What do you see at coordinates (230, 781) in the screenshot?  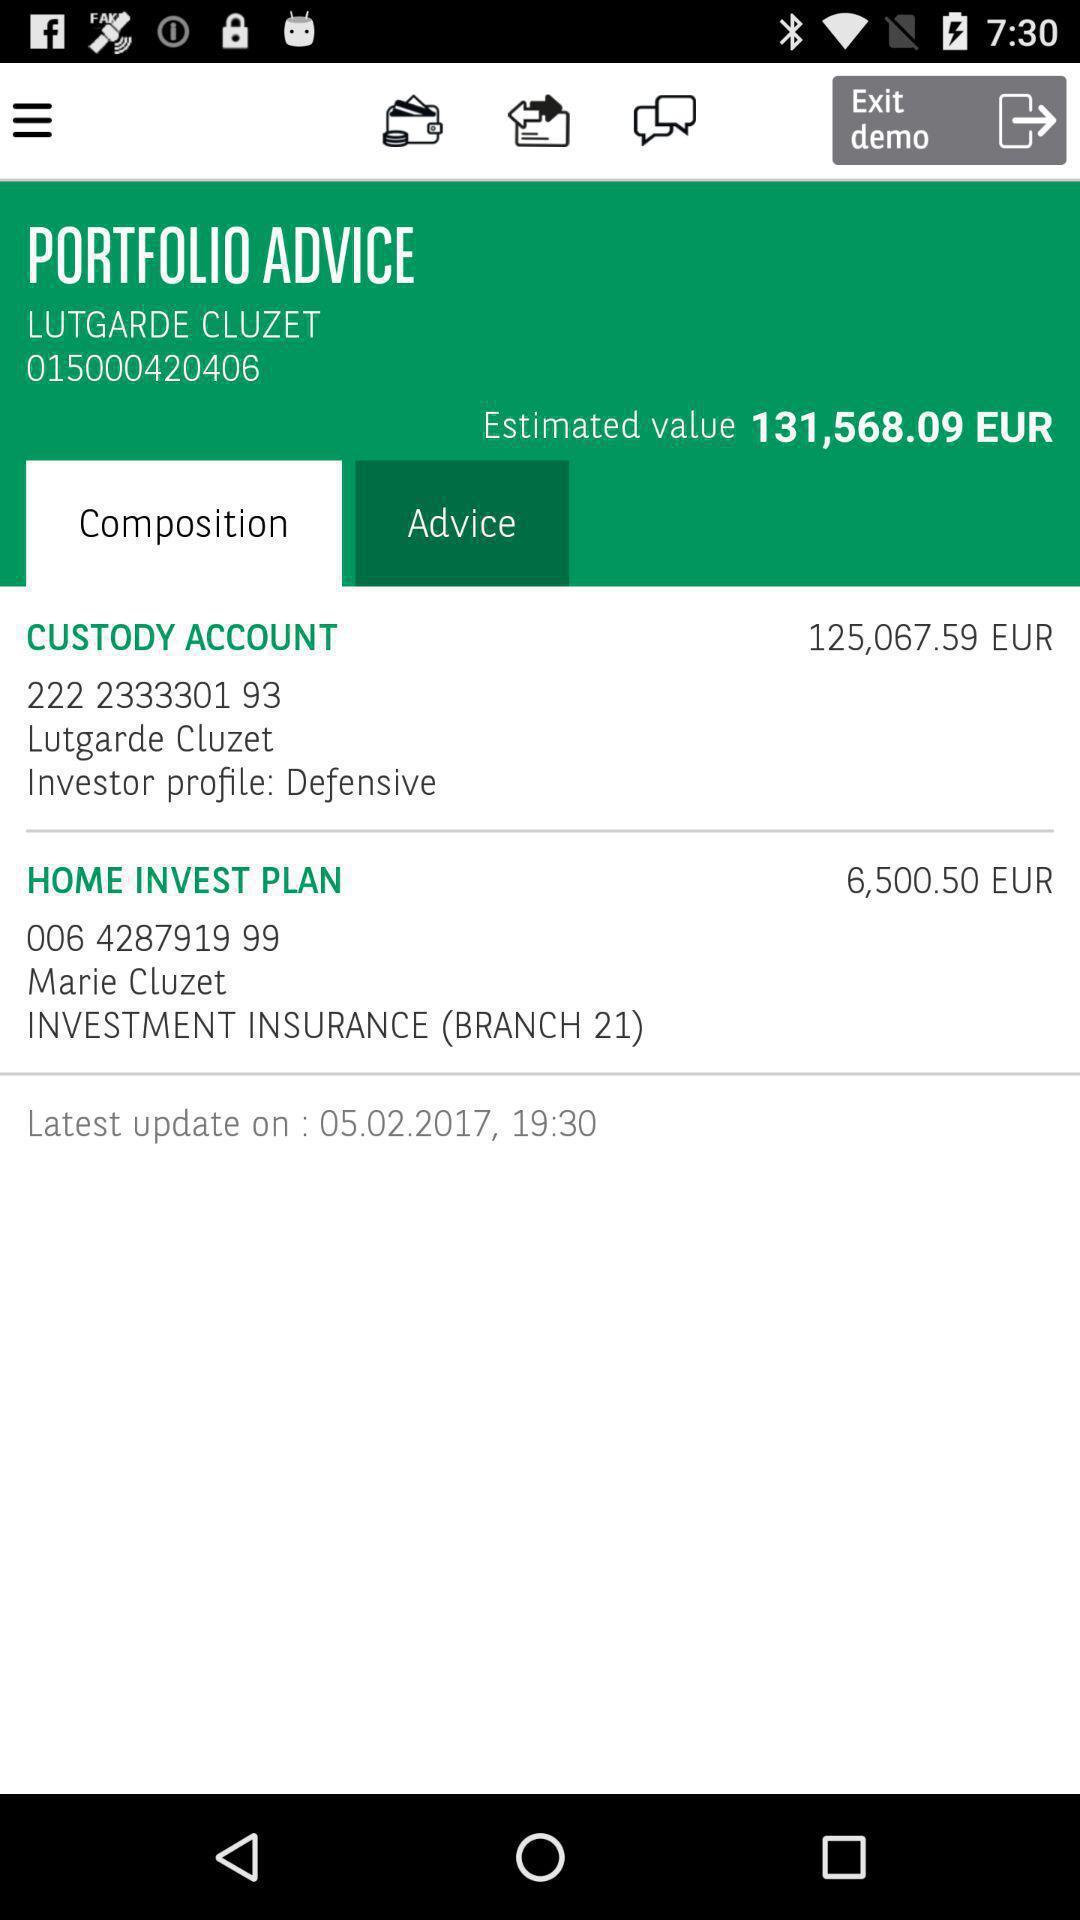 I see `item below the lutgarde cluzet checkbox` at bounding box center [230, 781].